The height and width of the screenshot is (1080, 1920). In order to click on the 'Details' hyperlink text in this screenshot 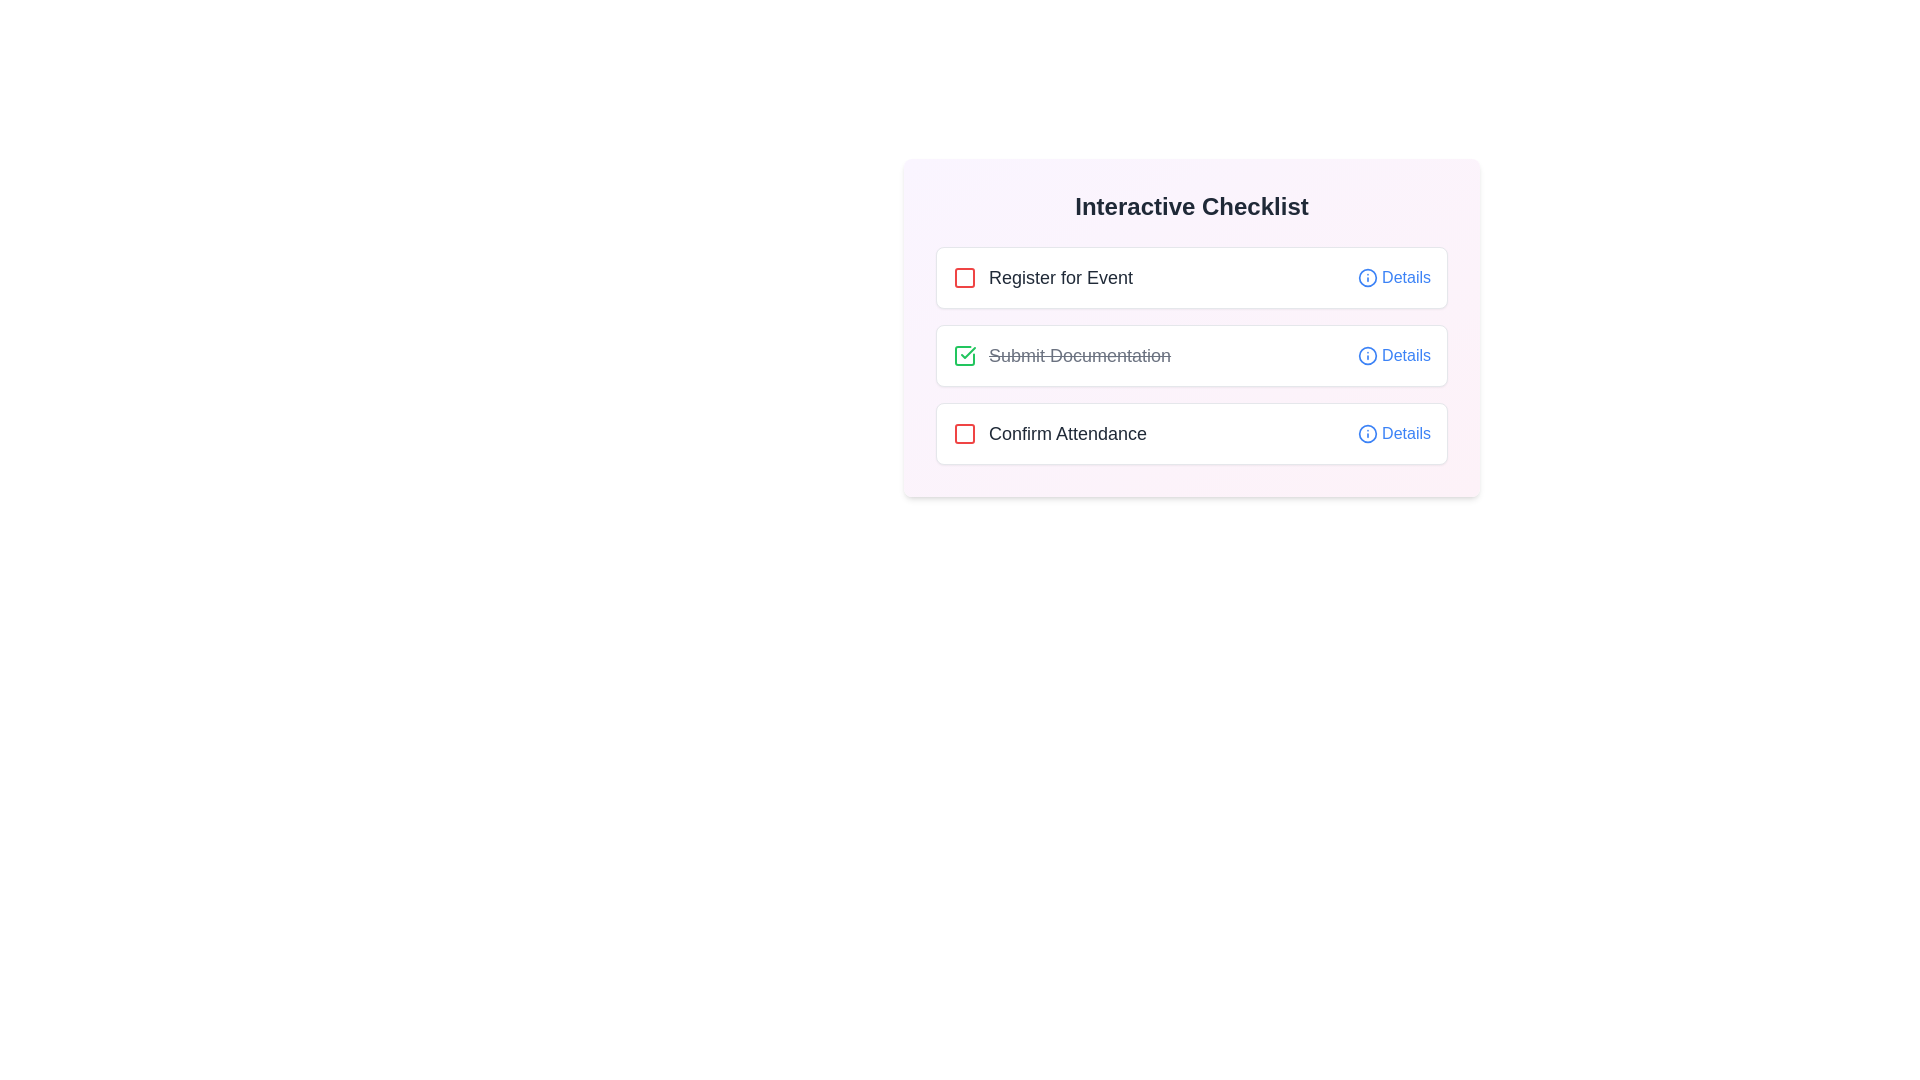, I will do `click(1405, 433)`.